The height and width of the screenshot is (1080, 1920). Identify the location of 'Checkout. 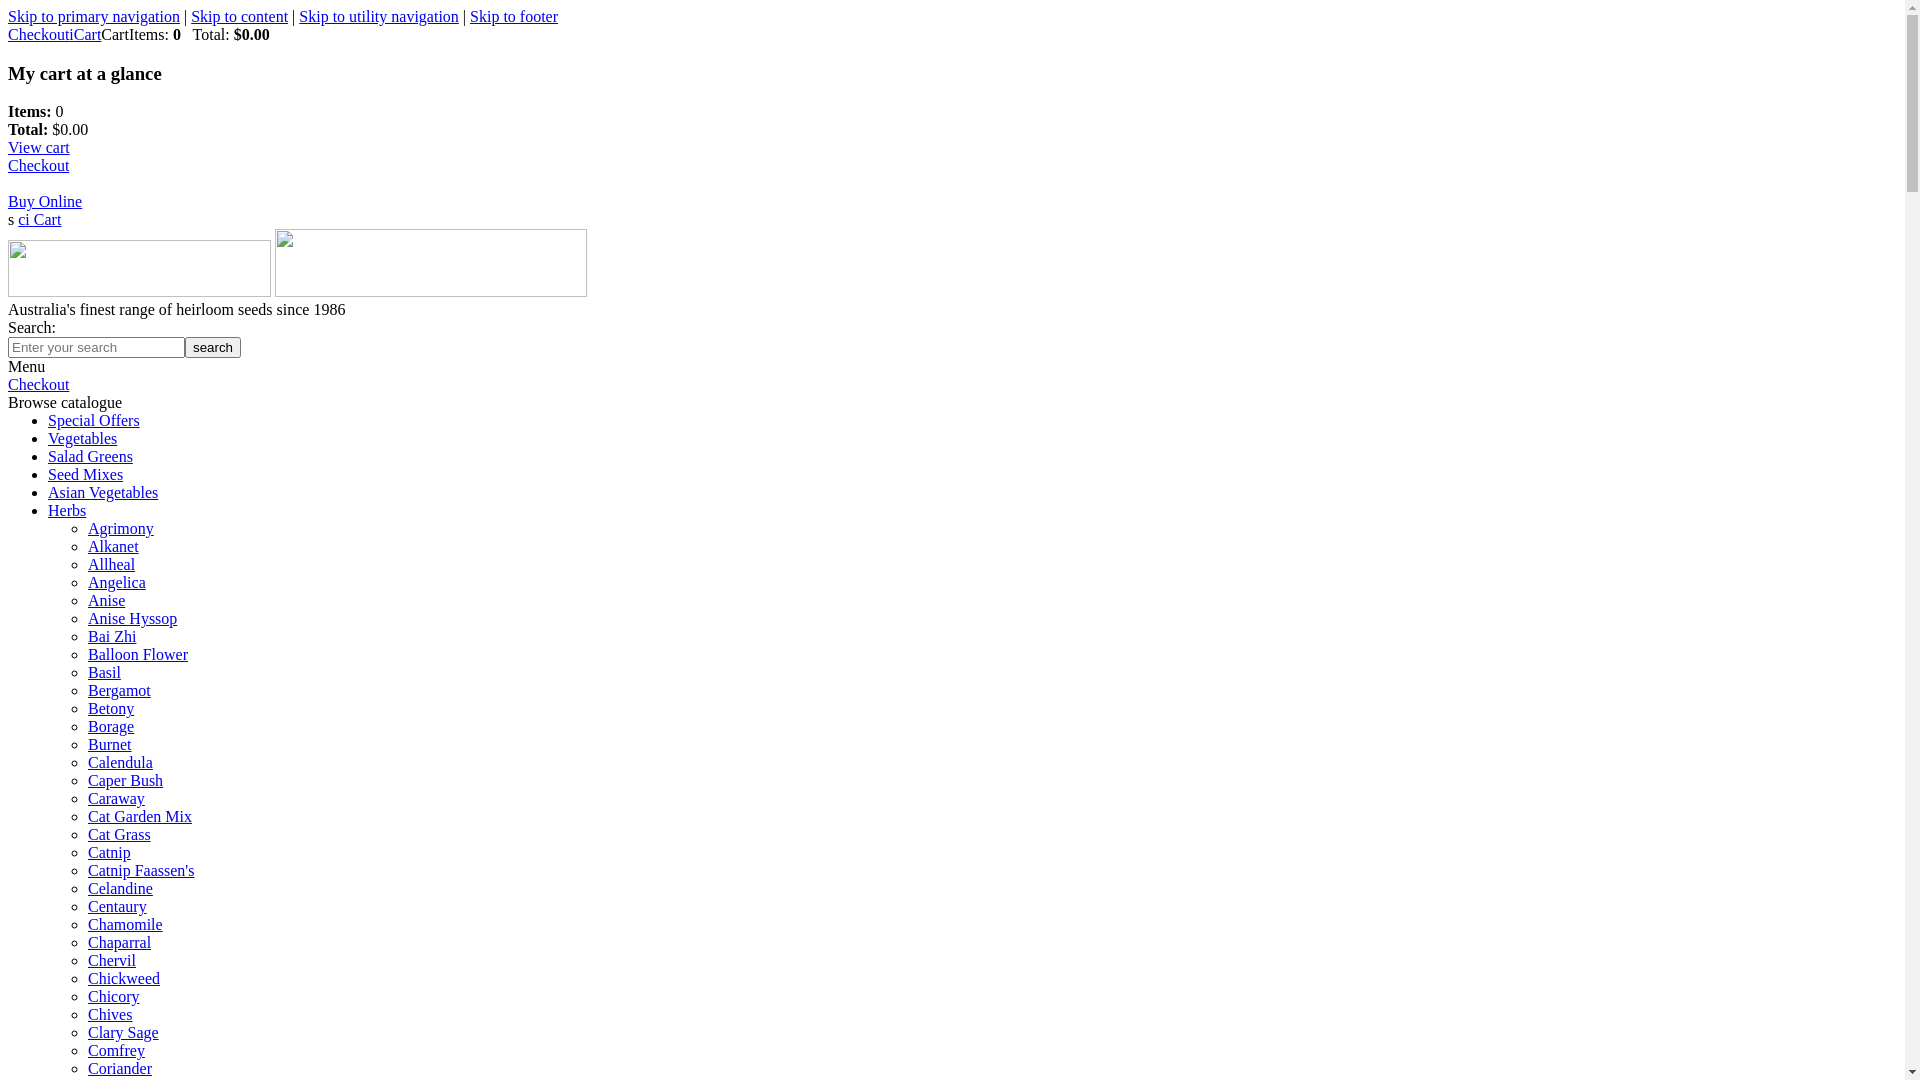
(44, 183).